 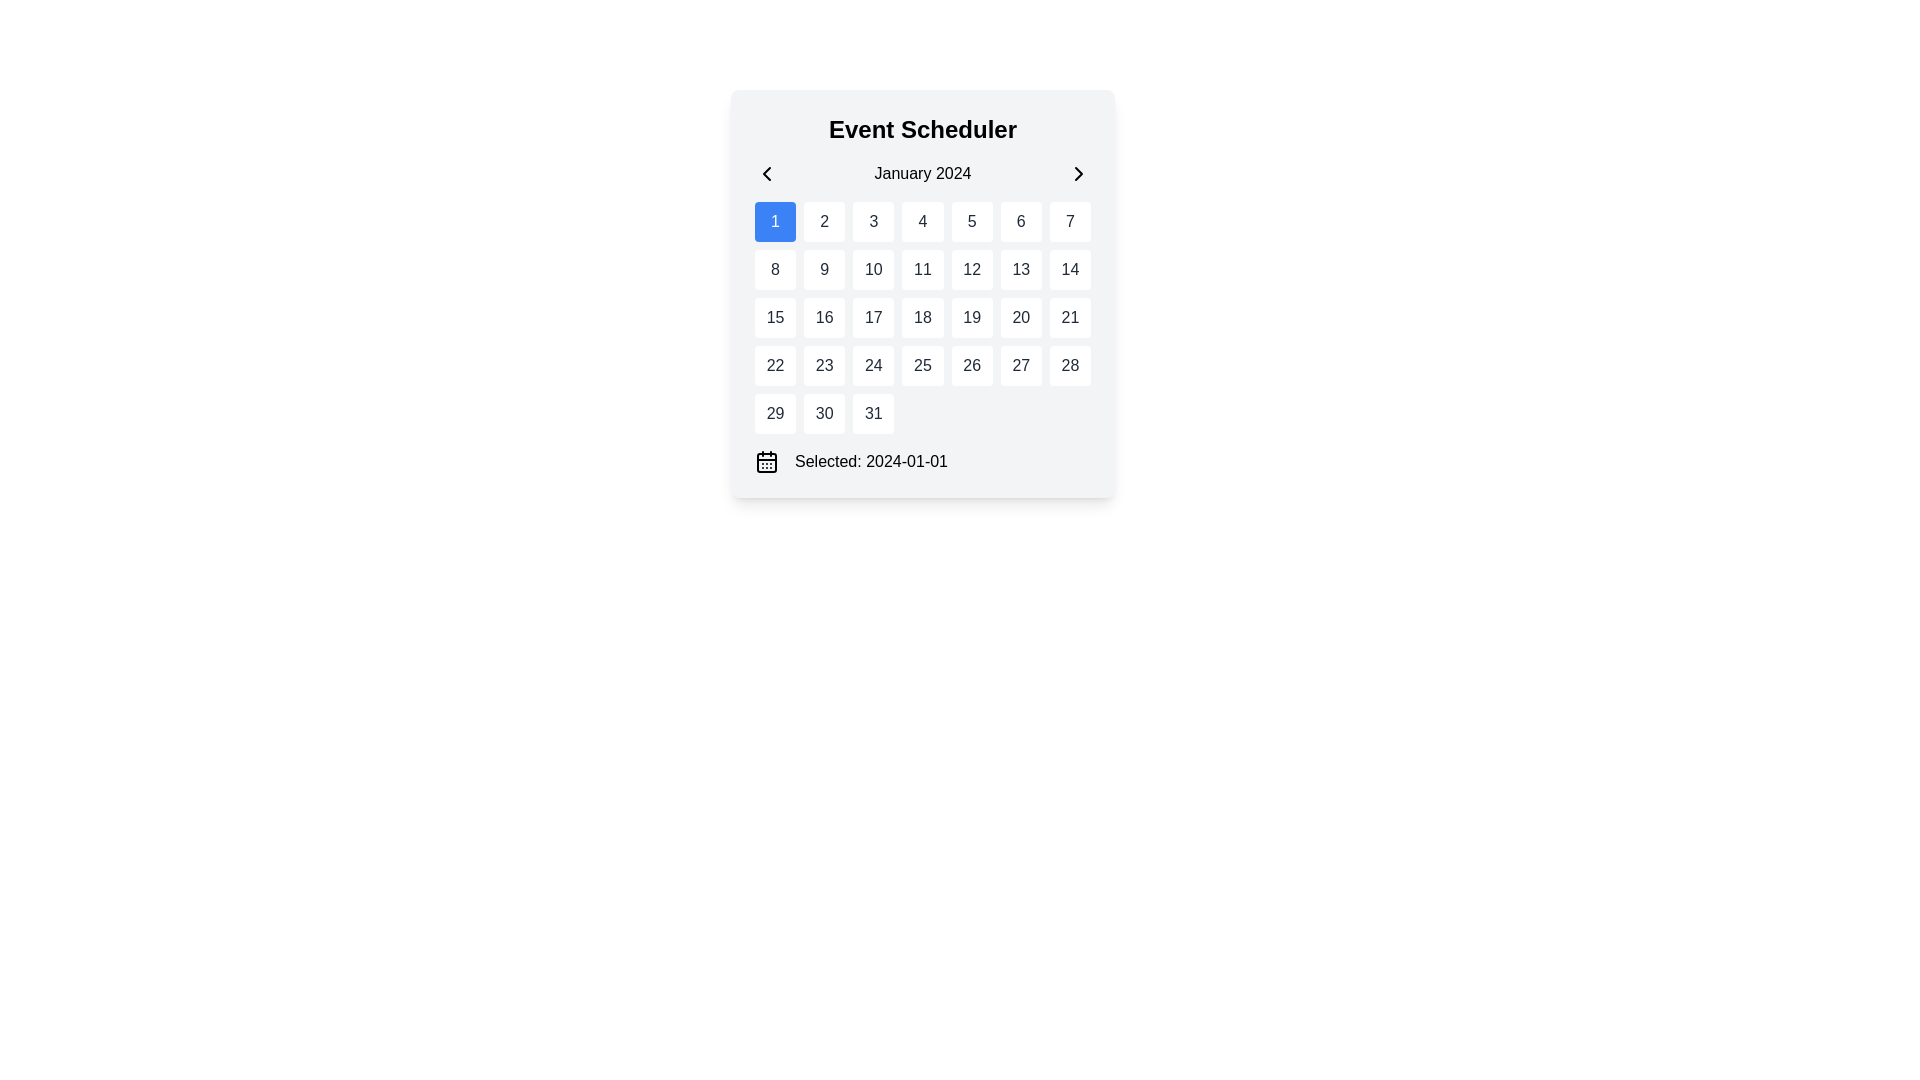 What do you see at coordinates (921, 172) in the screenshot?
I see `the Date Navigator Header, which displays the current month and year in the calendar interface, located below 'Event Scheduler' and above the calendar grid` at bounding box center [921, 172].